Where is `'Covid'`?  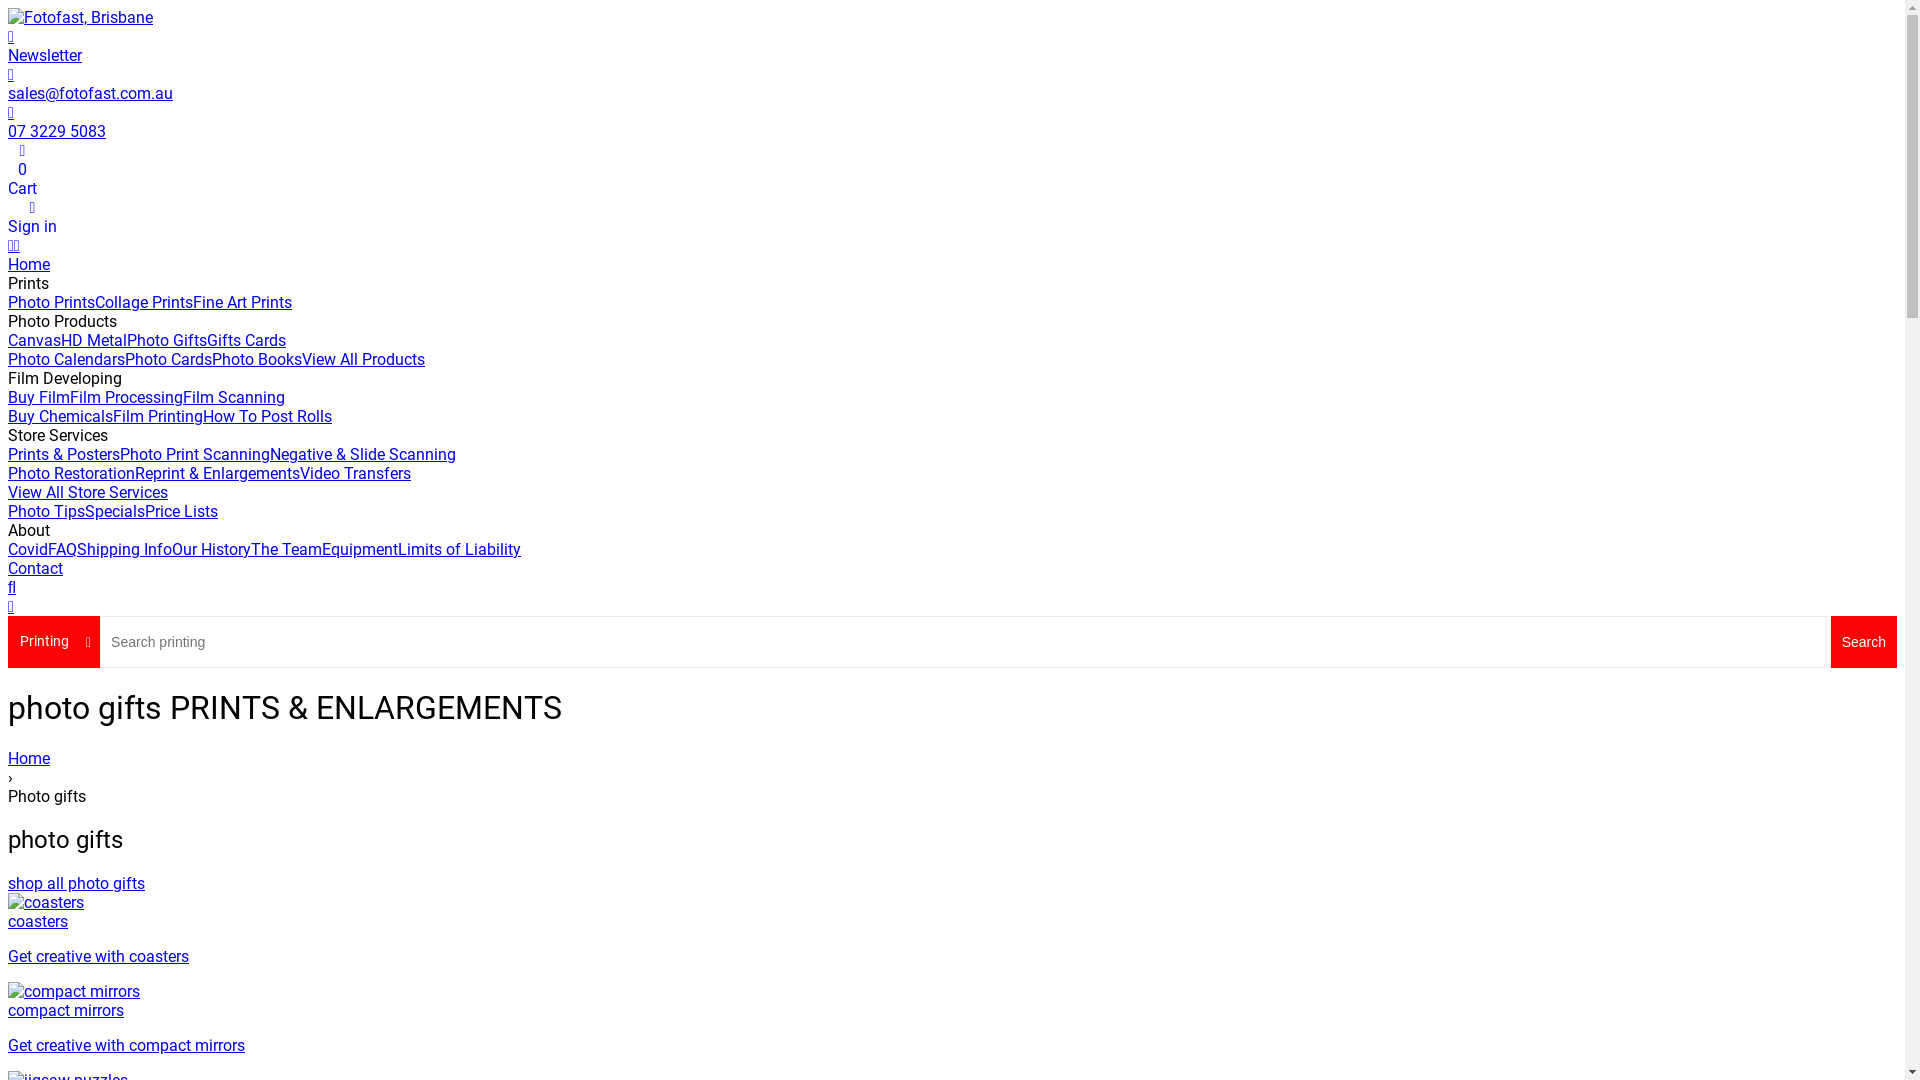
'Covid' is located at coordinates (28, 549).